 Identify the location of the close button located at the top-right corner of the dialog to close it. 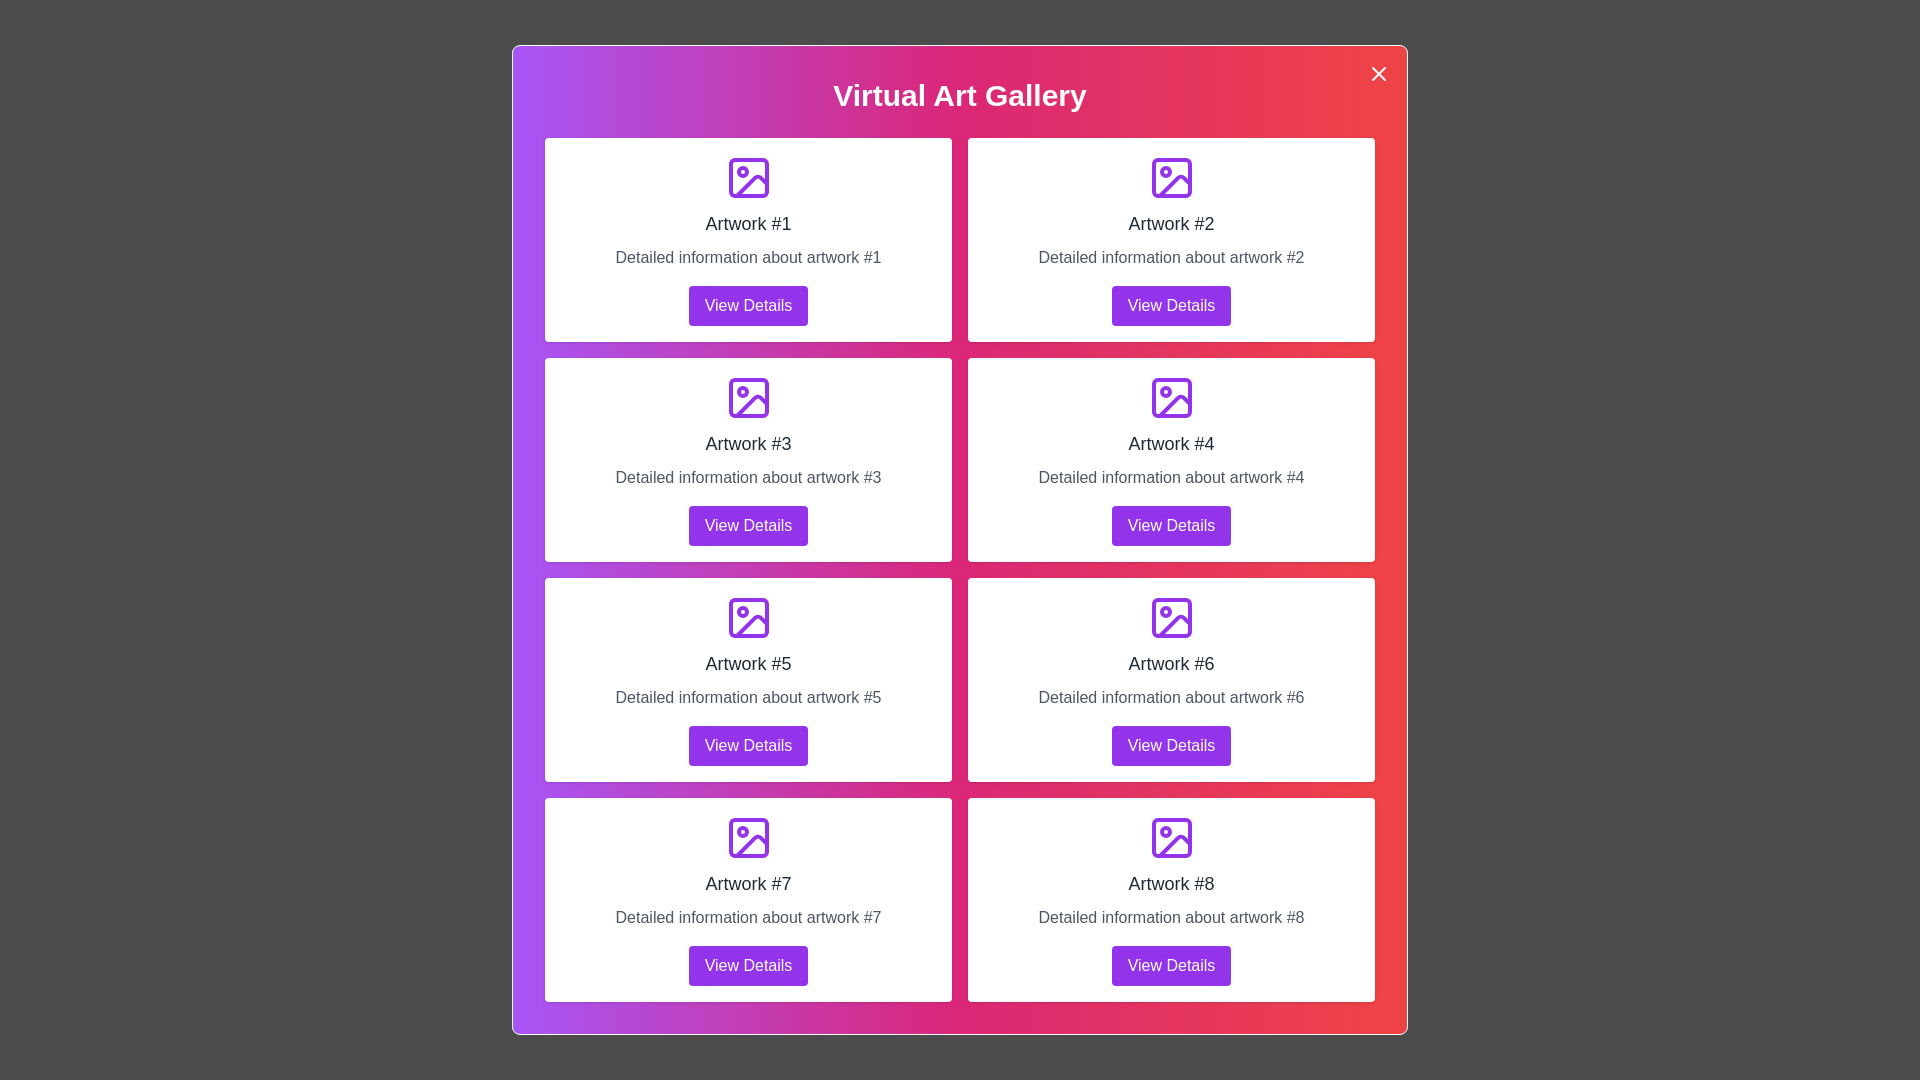
(1377, 72).